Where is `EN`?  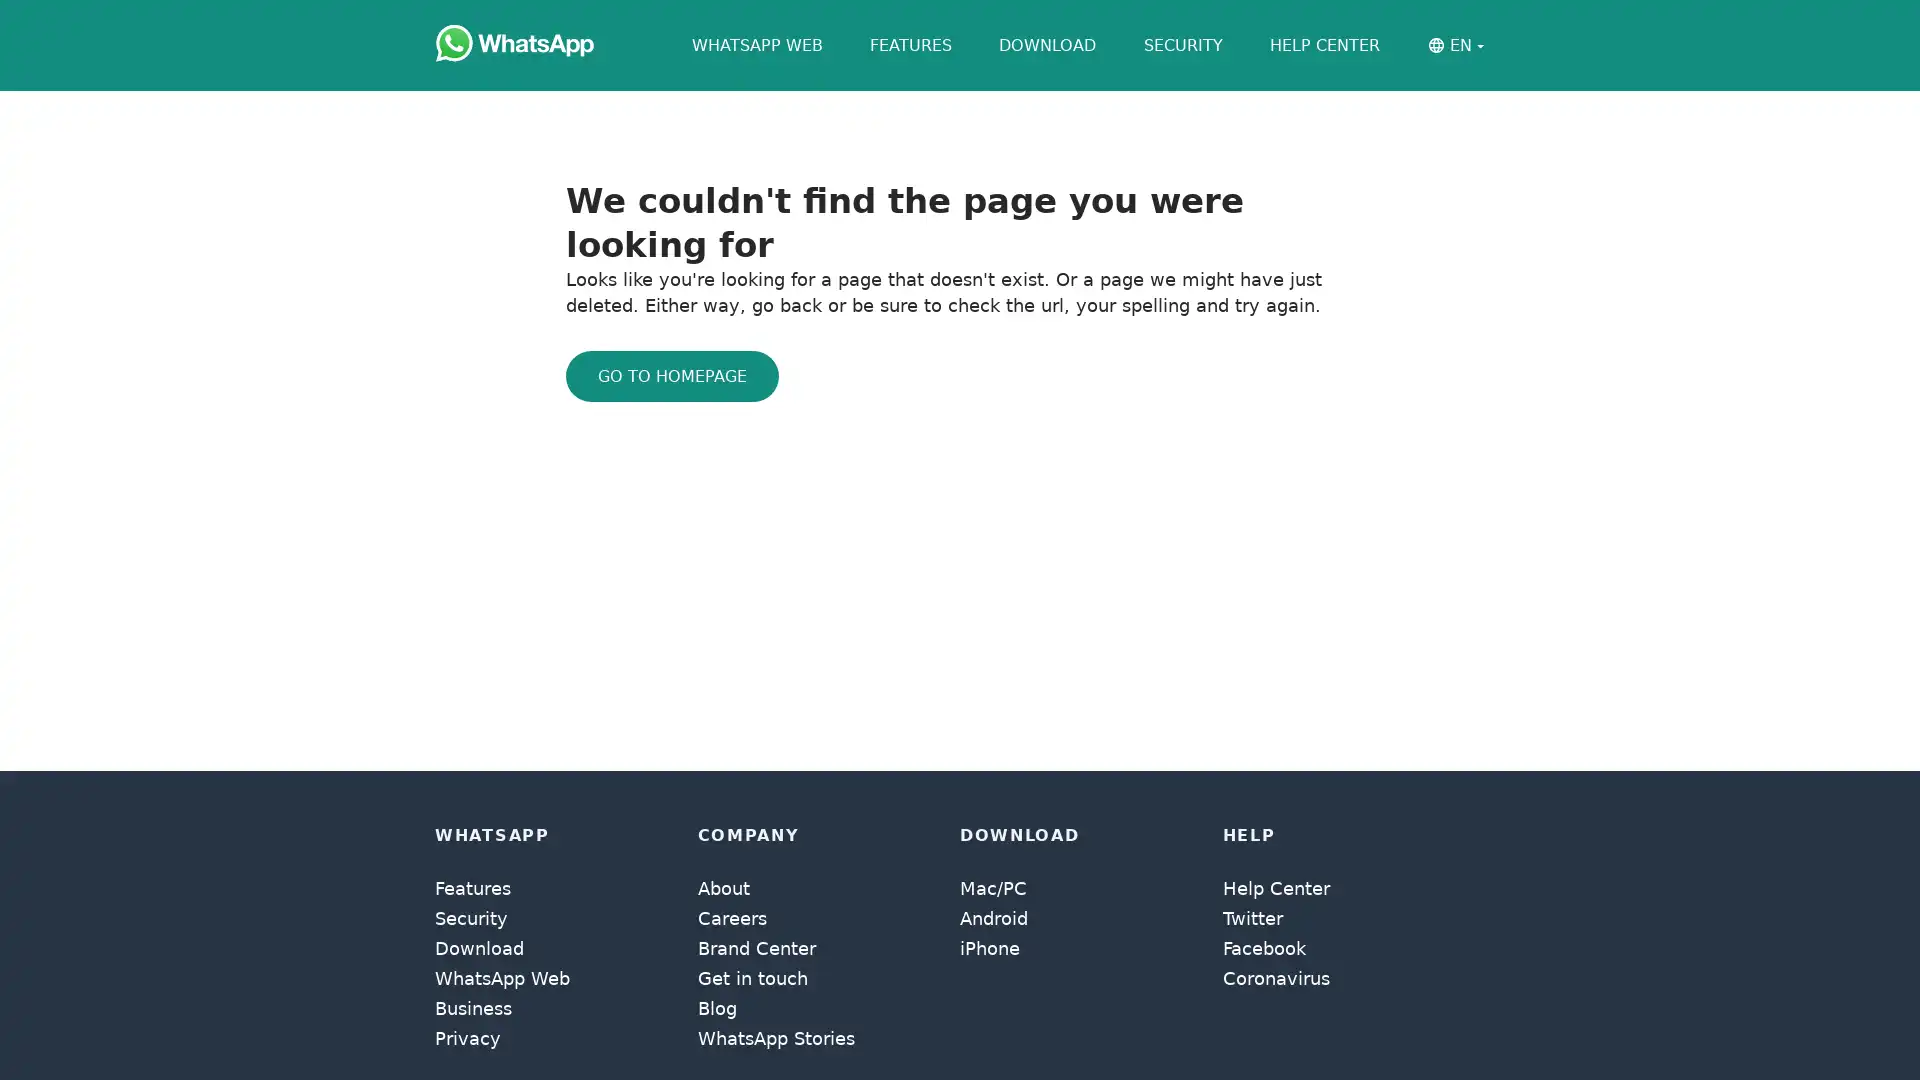 EN is located at coordinates (1455, 45).